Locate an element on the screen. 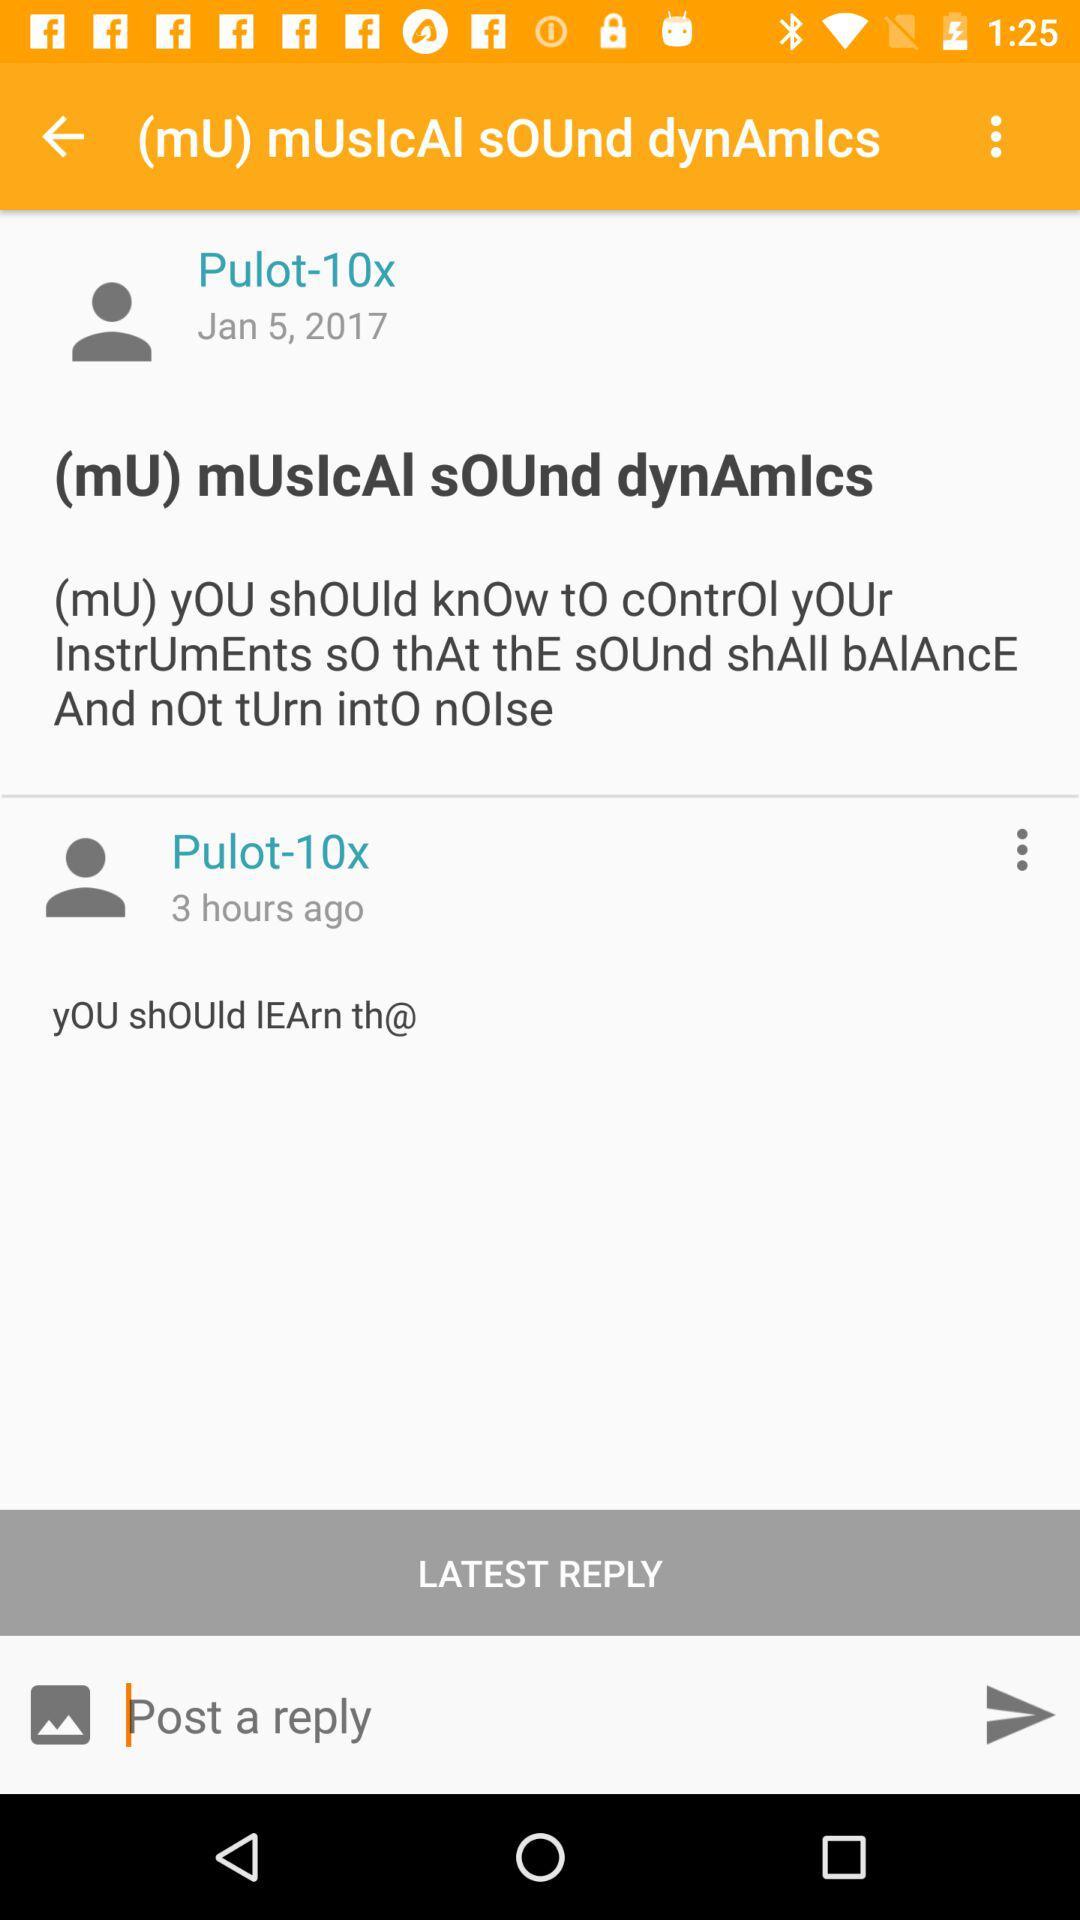 The image size is (1080, 1920). insert an image is located at coordinates (59, 1713).